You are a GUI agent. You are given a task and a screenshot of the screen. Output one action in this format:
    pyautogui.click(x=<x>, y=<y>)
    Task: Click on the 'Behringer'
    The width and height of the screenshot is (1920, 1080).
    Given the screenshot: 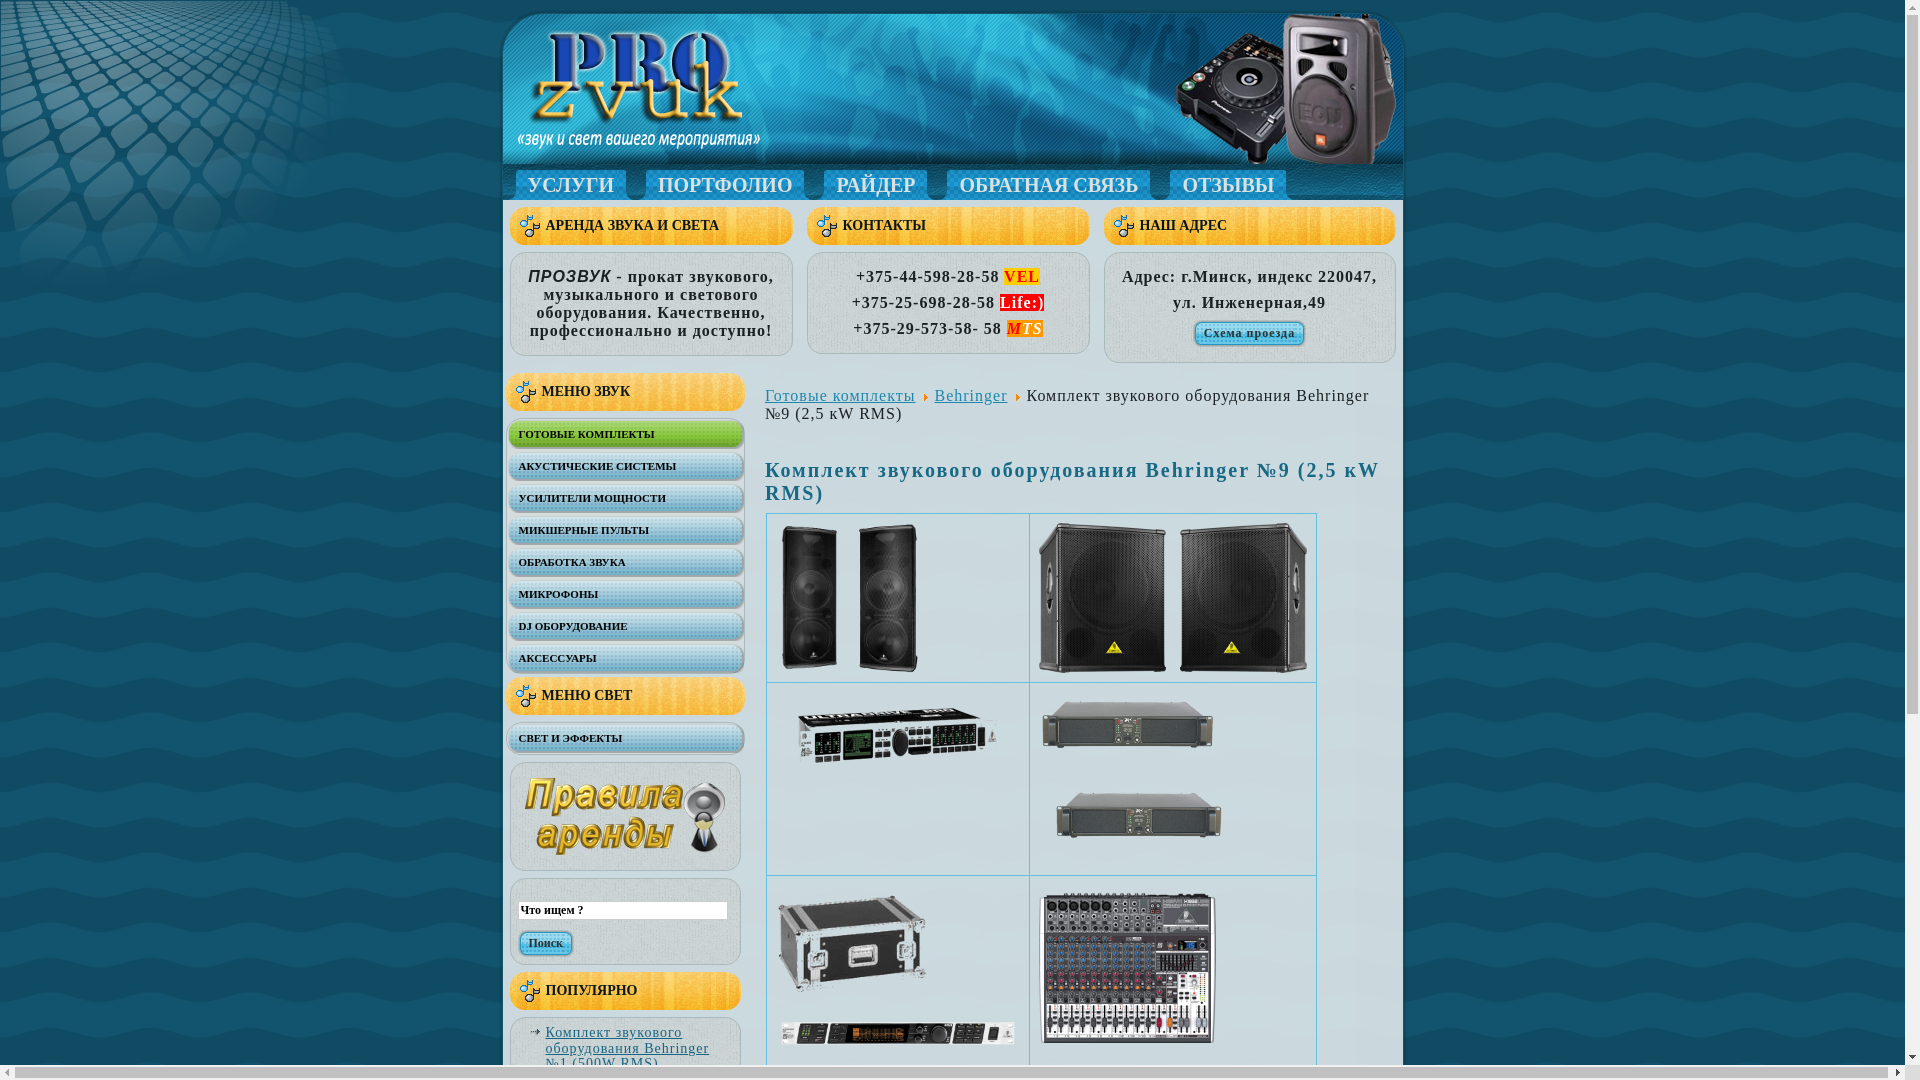 What is the action you would take?
    pyautogui.click(x=971, y=395)
    